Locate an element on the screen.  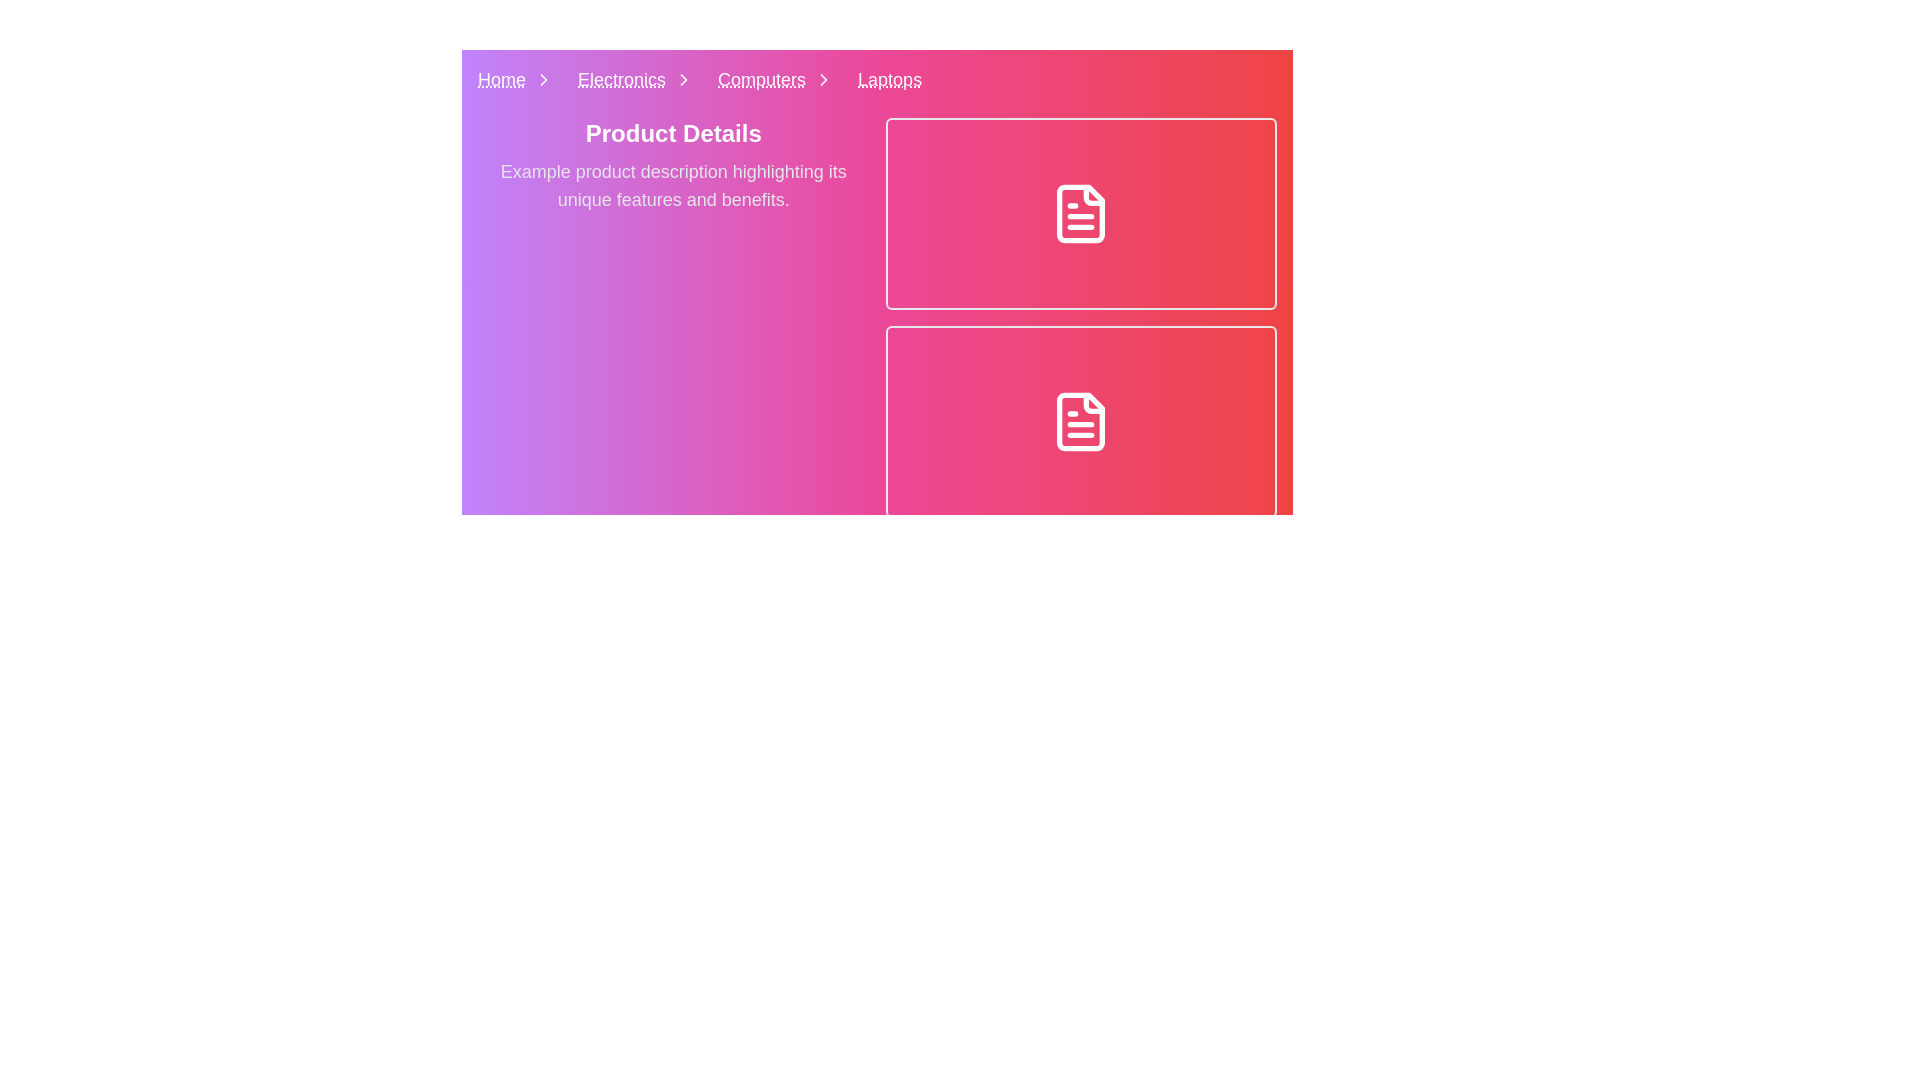
the 'Computers' breadcrumb link in the navigation component is located at coordinates (779, 79).